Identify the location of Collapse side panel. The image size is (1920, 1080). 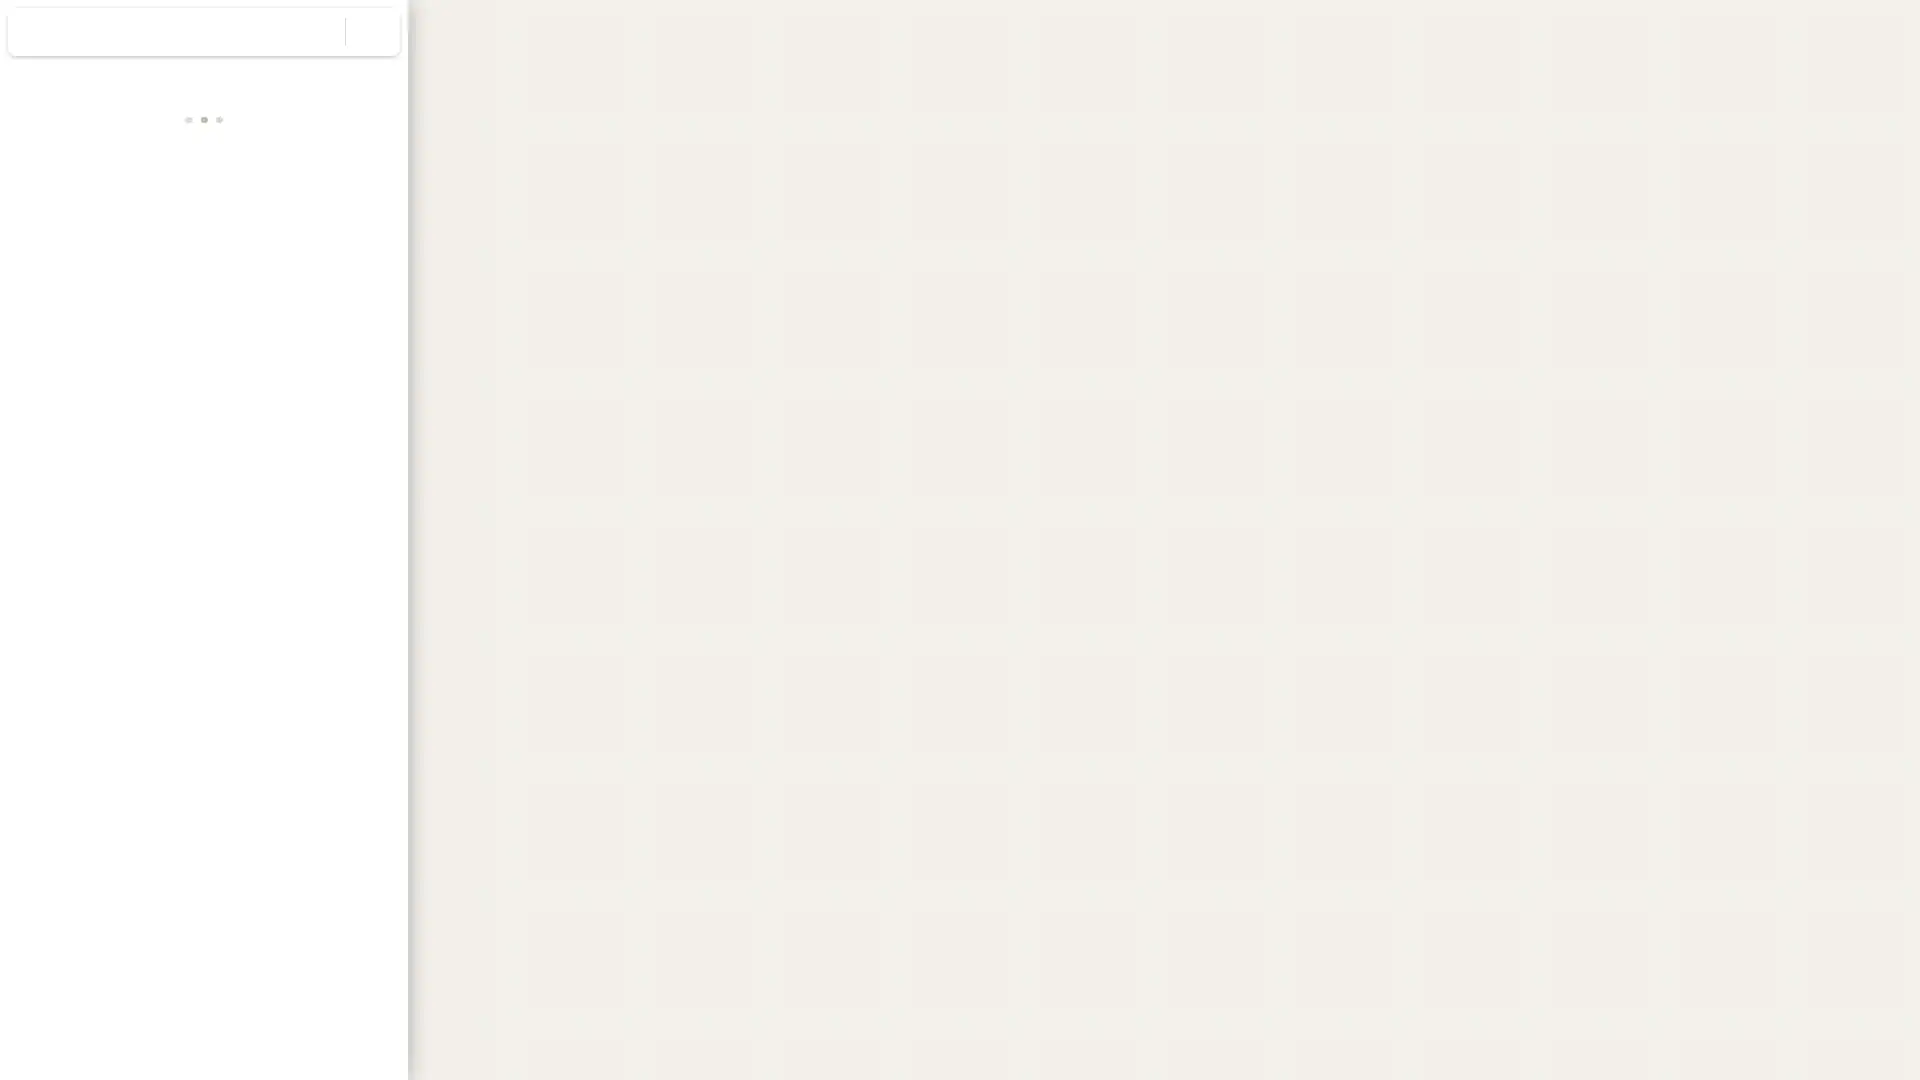
(418, 540).